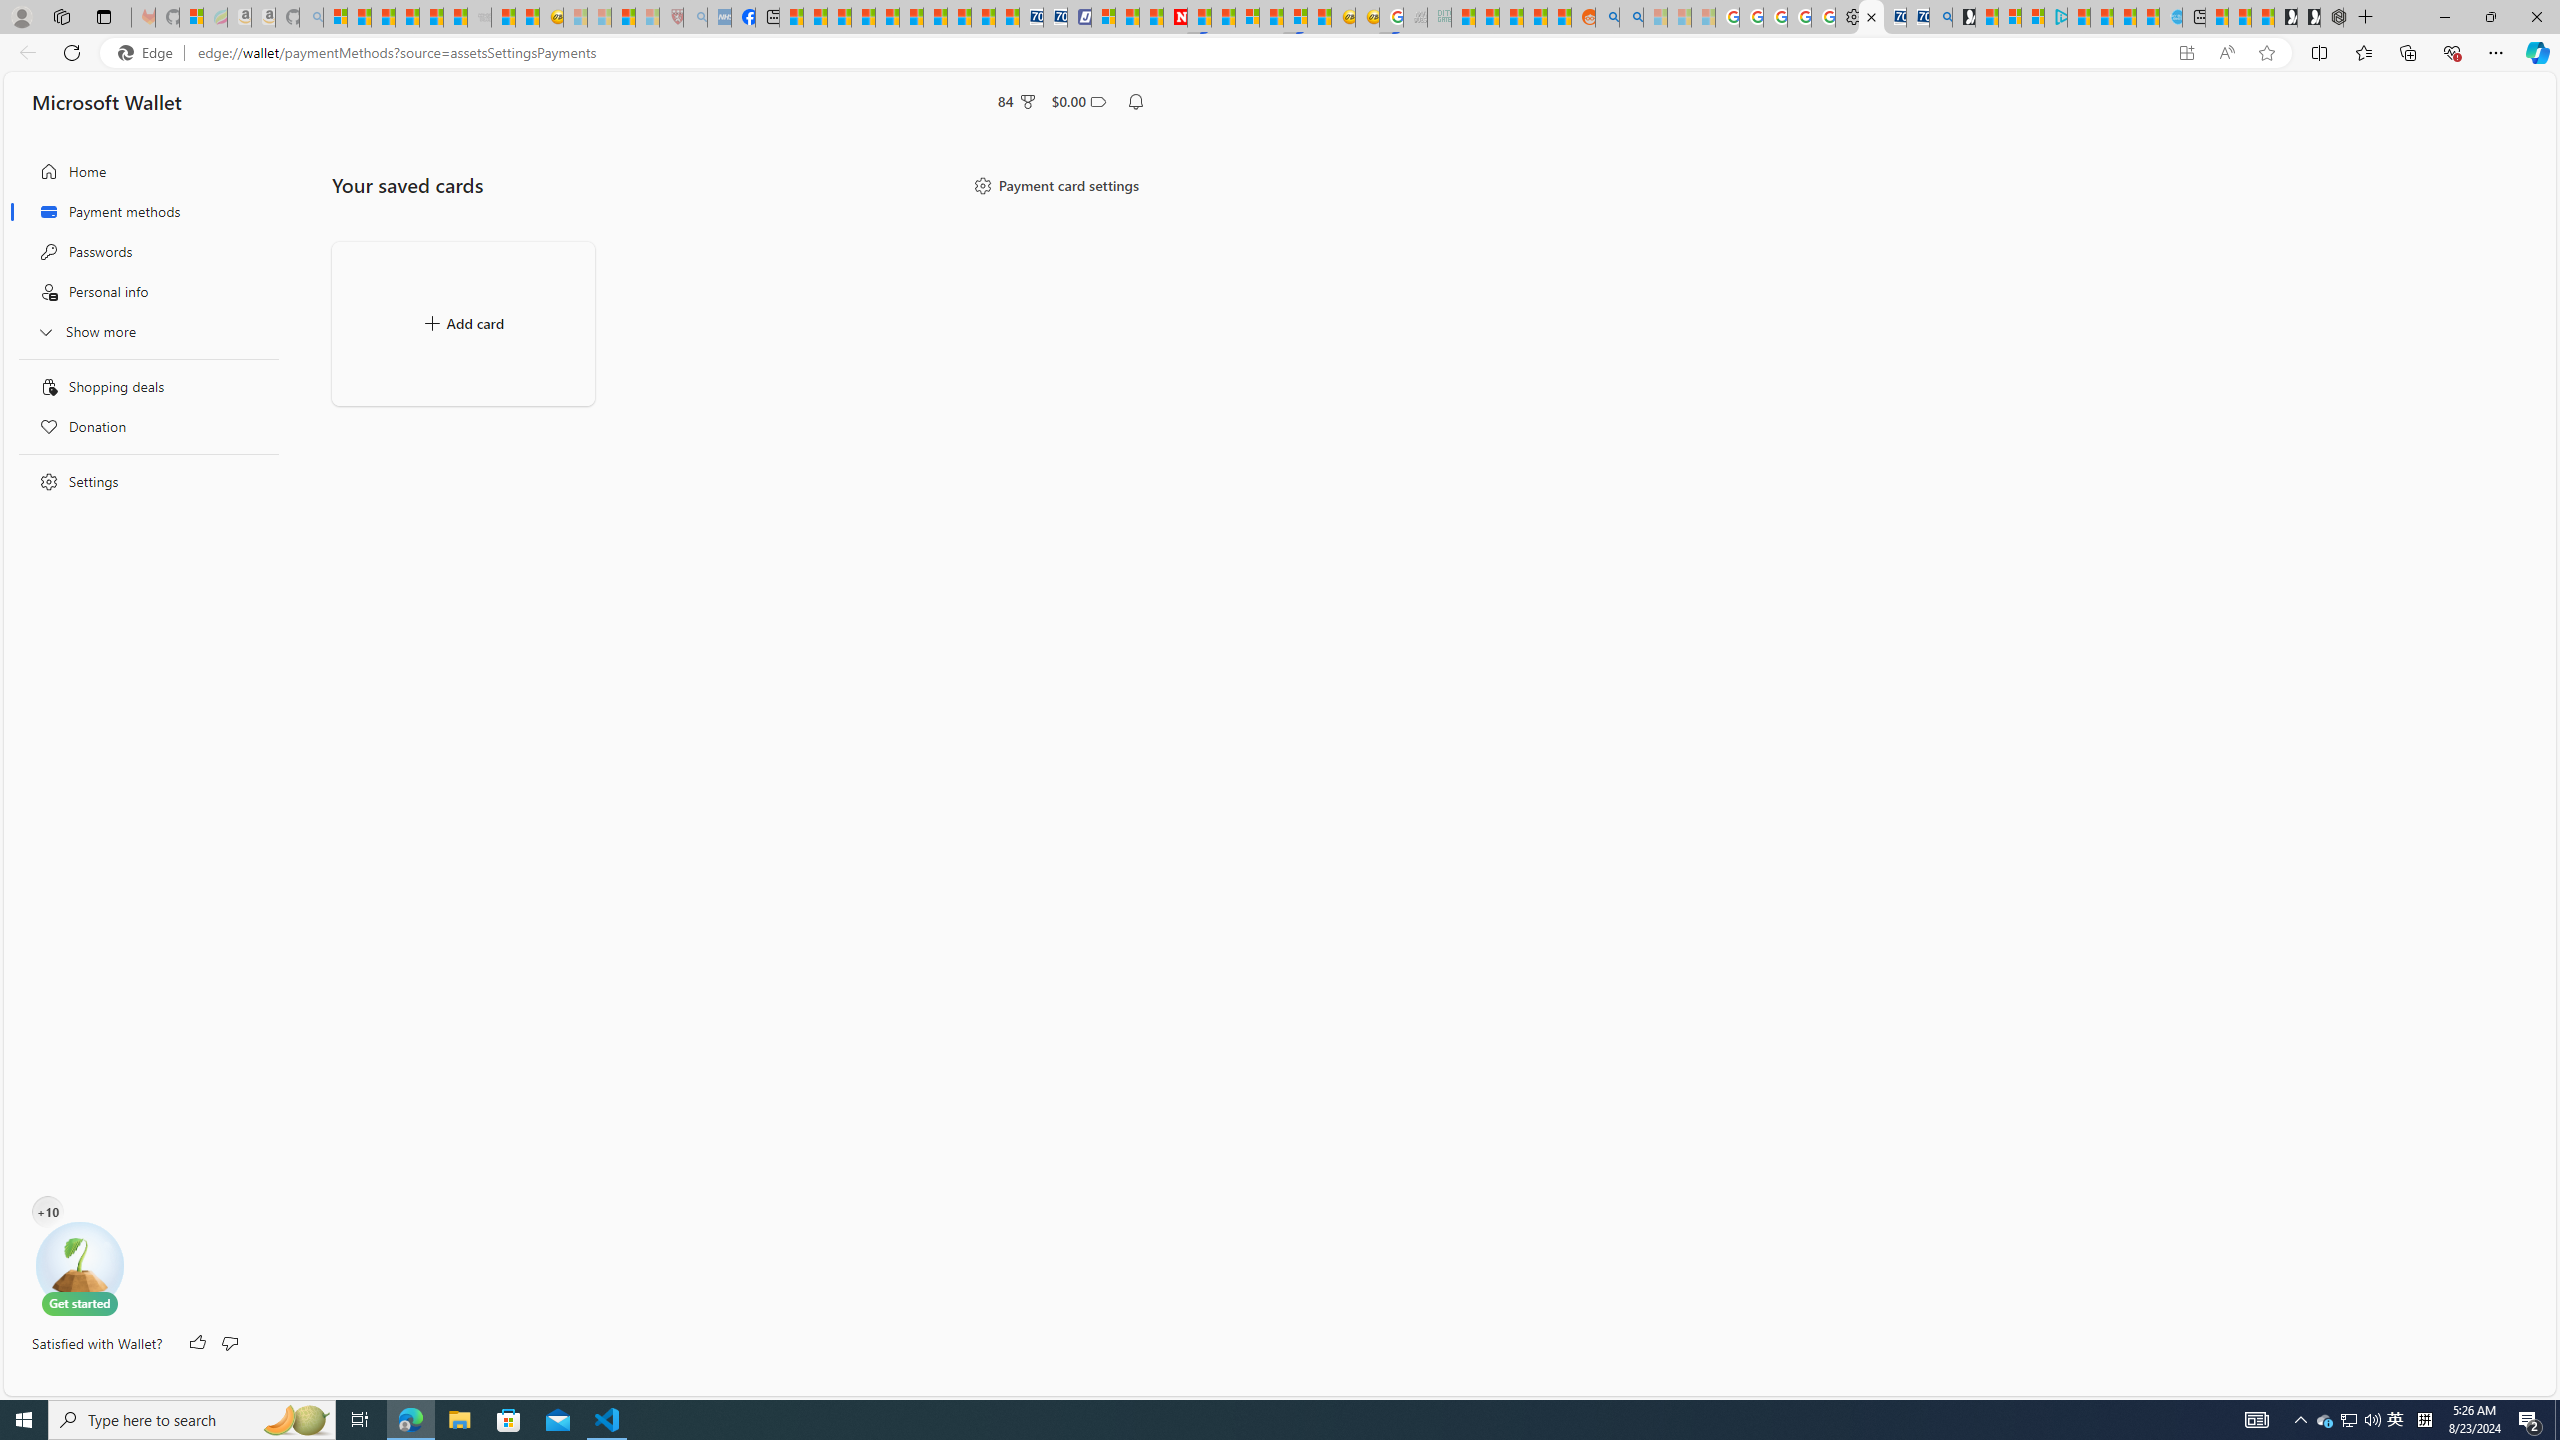  I want to click on 'Payment card settings', so click(1055, 184).